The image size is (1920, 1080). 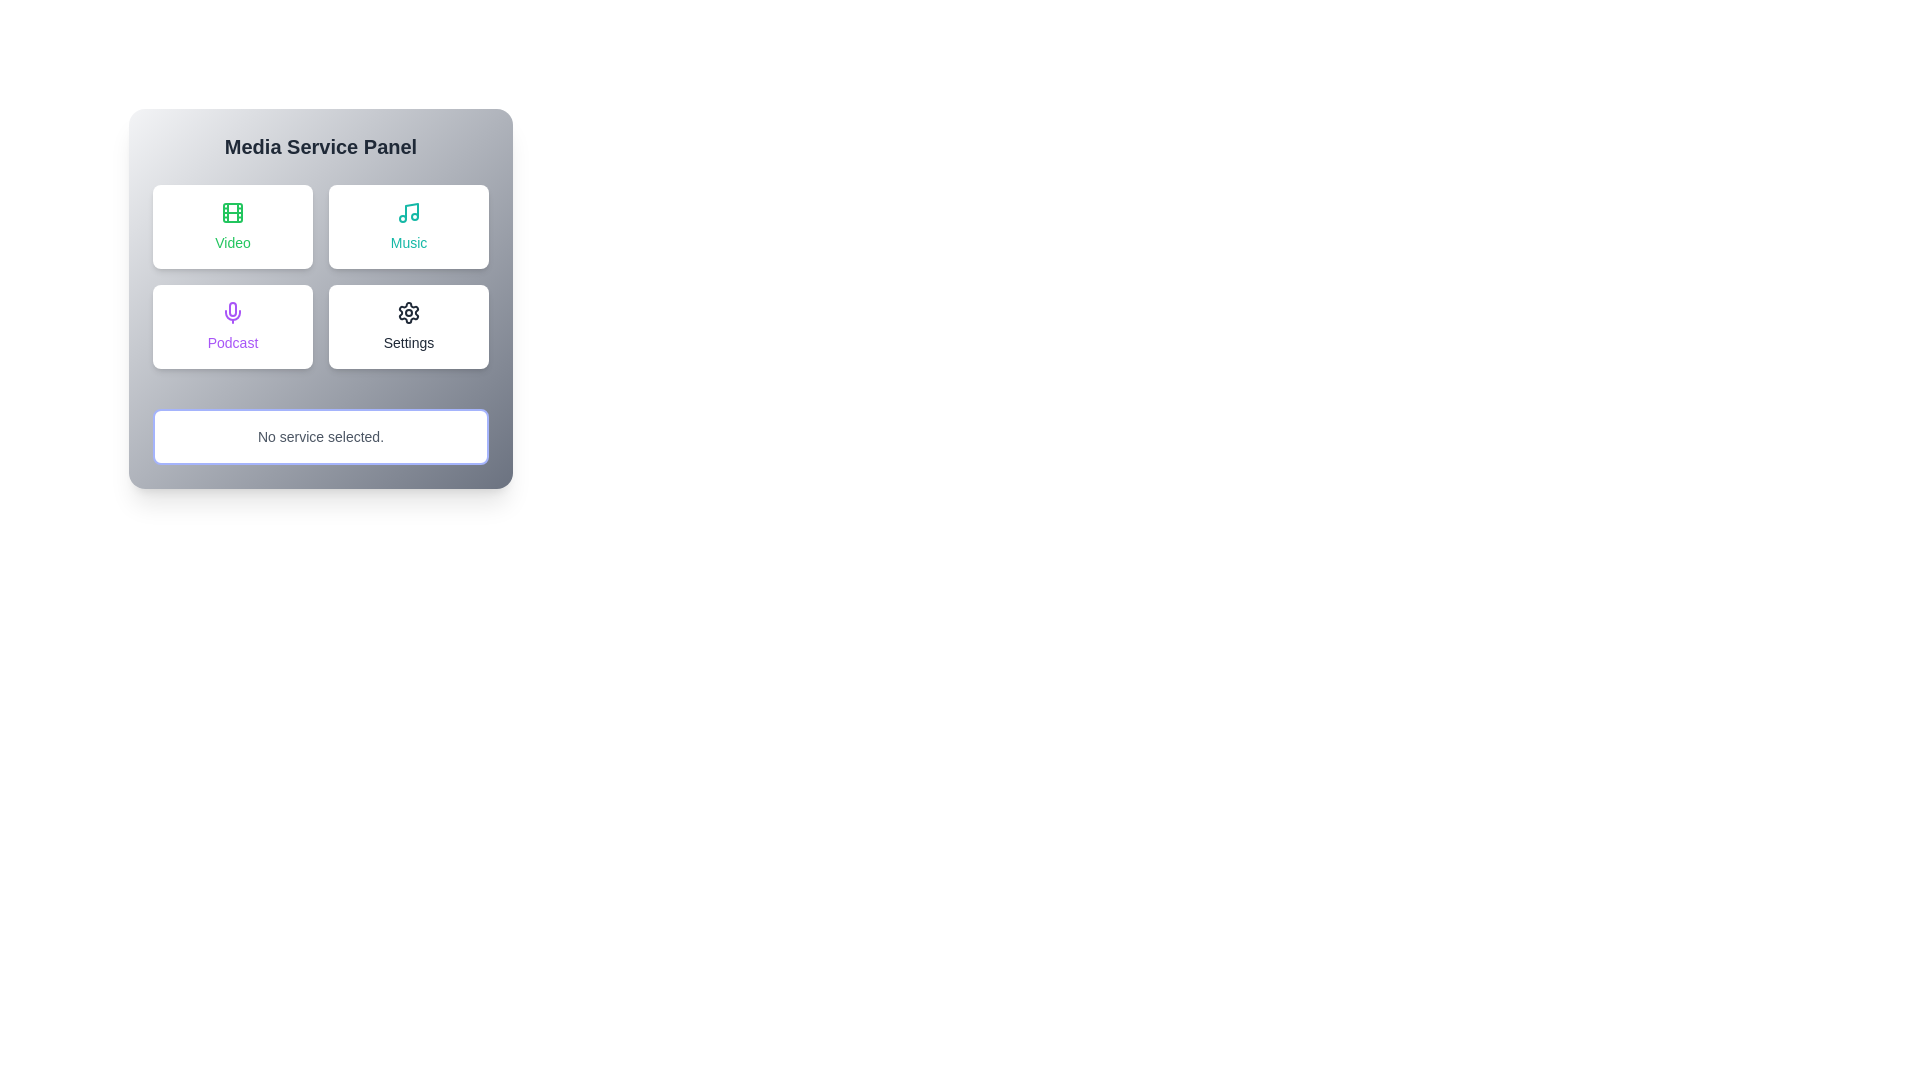 What do you see at coordinates (233, 242) in the screenshot?
I see `the text label 'Video' which indicates video services, located in the upper-left quadrant of the main interface panel` at bounding box center [233, 242].